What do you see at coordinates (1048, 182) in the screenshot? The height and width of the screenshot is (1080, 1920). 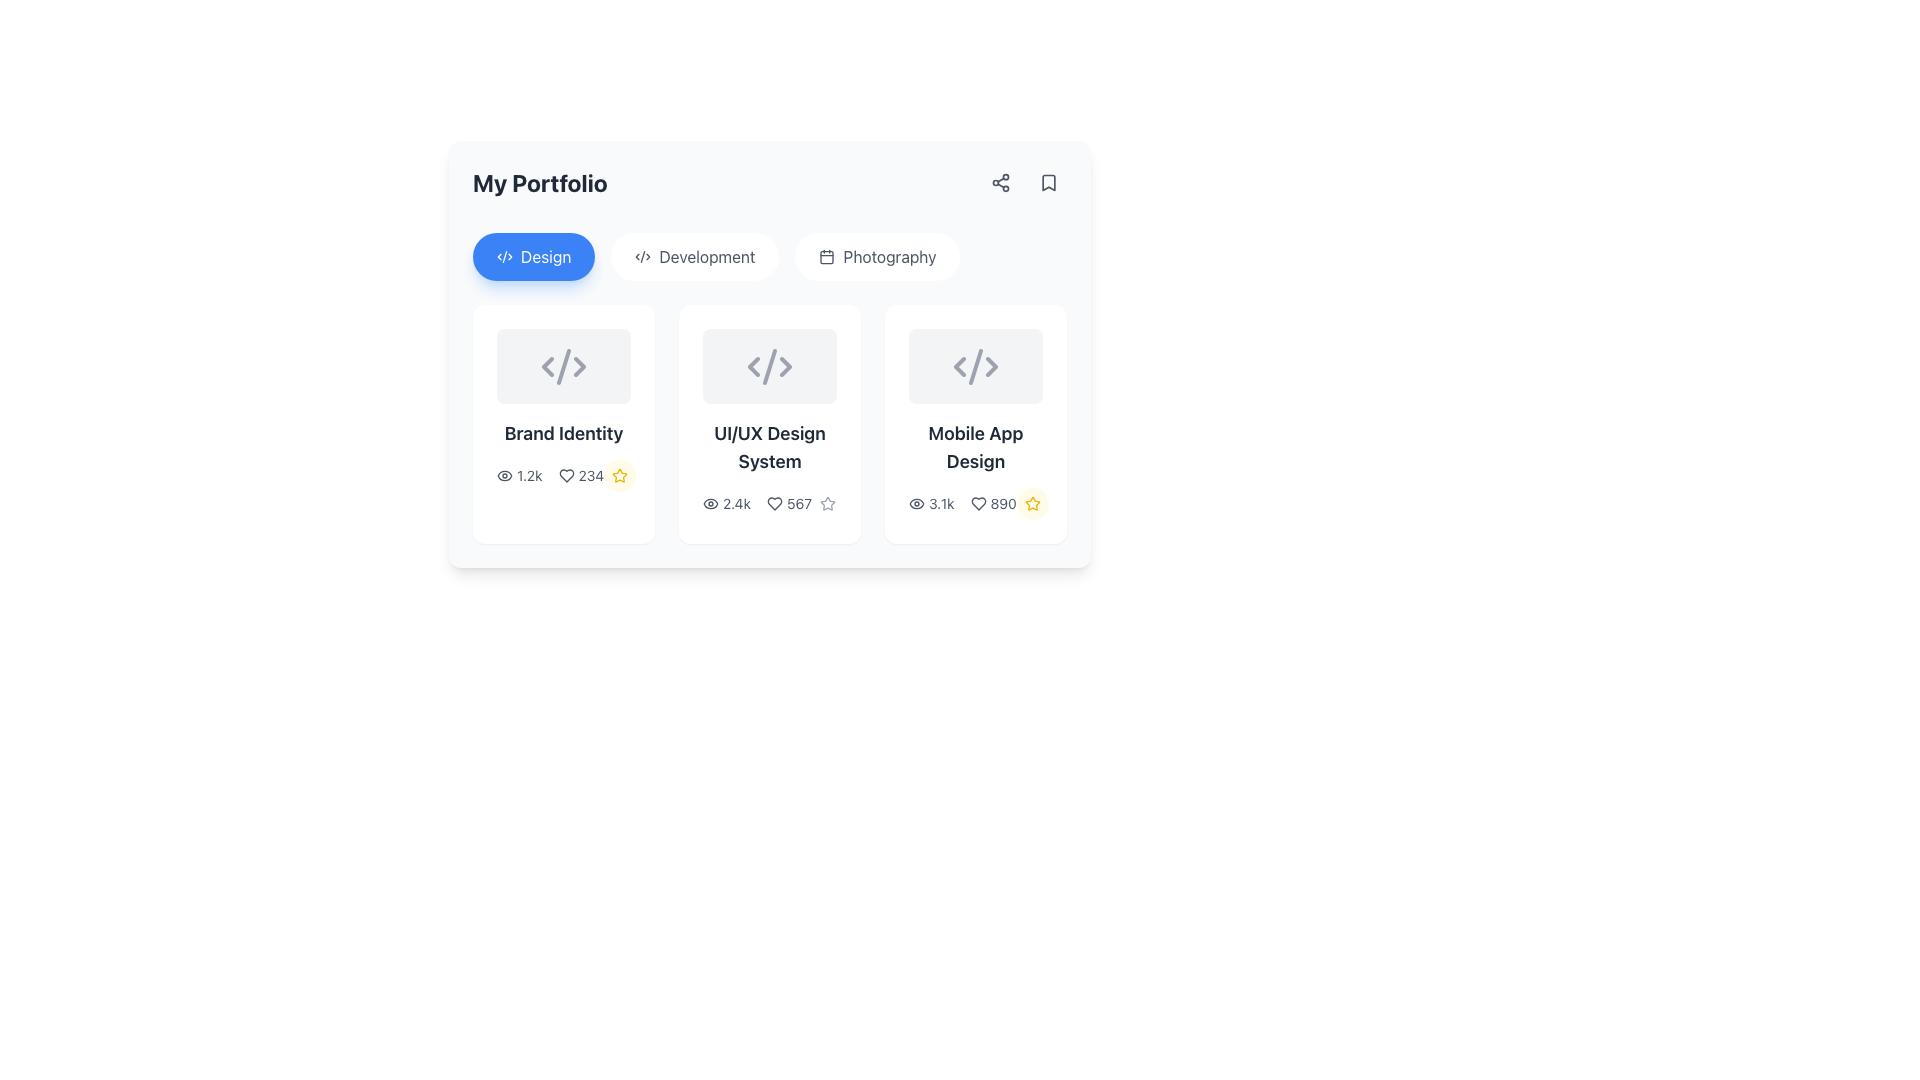 I see `the gray bookmark icon located within a circular button at the top-right corner of the 'My Portfolio' section to bookmark the portfolio` at bounding box center [1048, 182].